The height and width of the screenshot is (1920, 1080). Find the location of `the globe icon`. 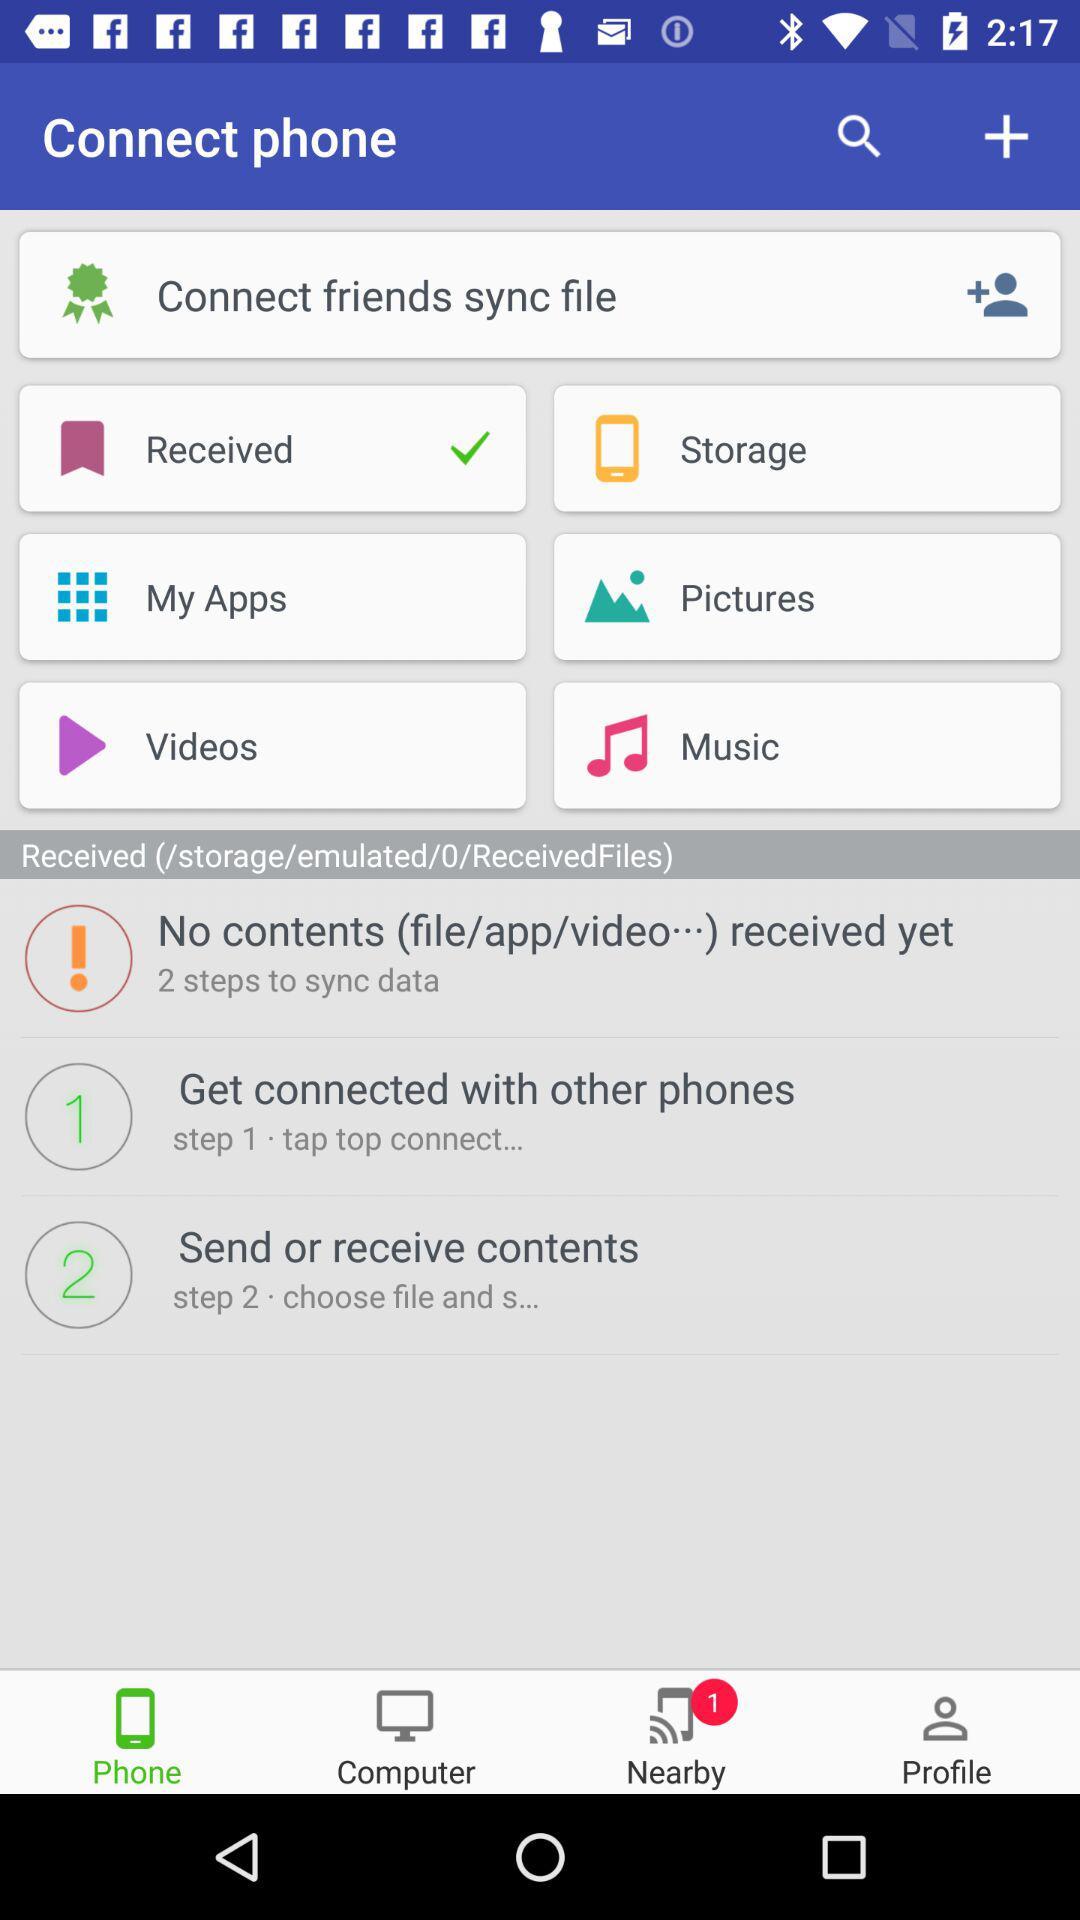

the globe icon is located at coordinates (675, 1730).